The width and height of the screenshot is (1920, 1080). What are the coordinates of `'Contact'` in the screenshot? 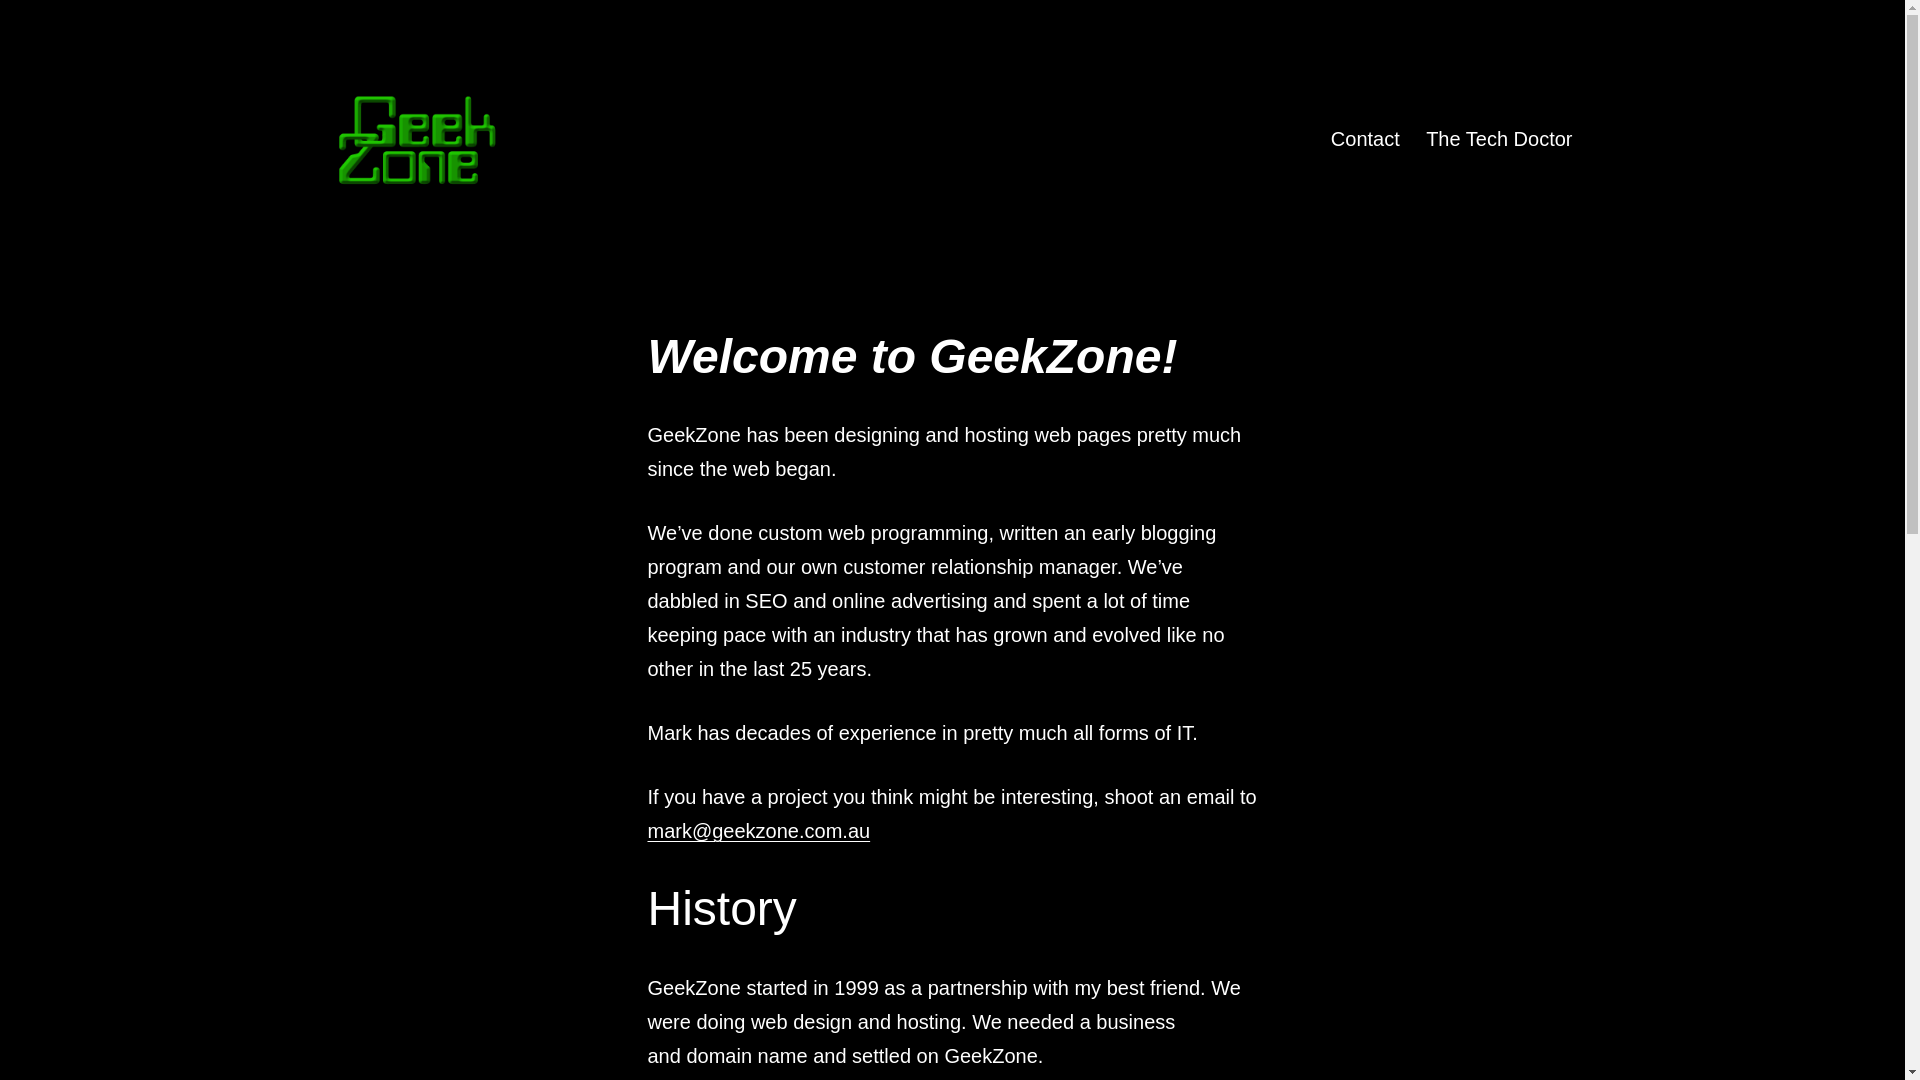 It's located at (1318, 137).